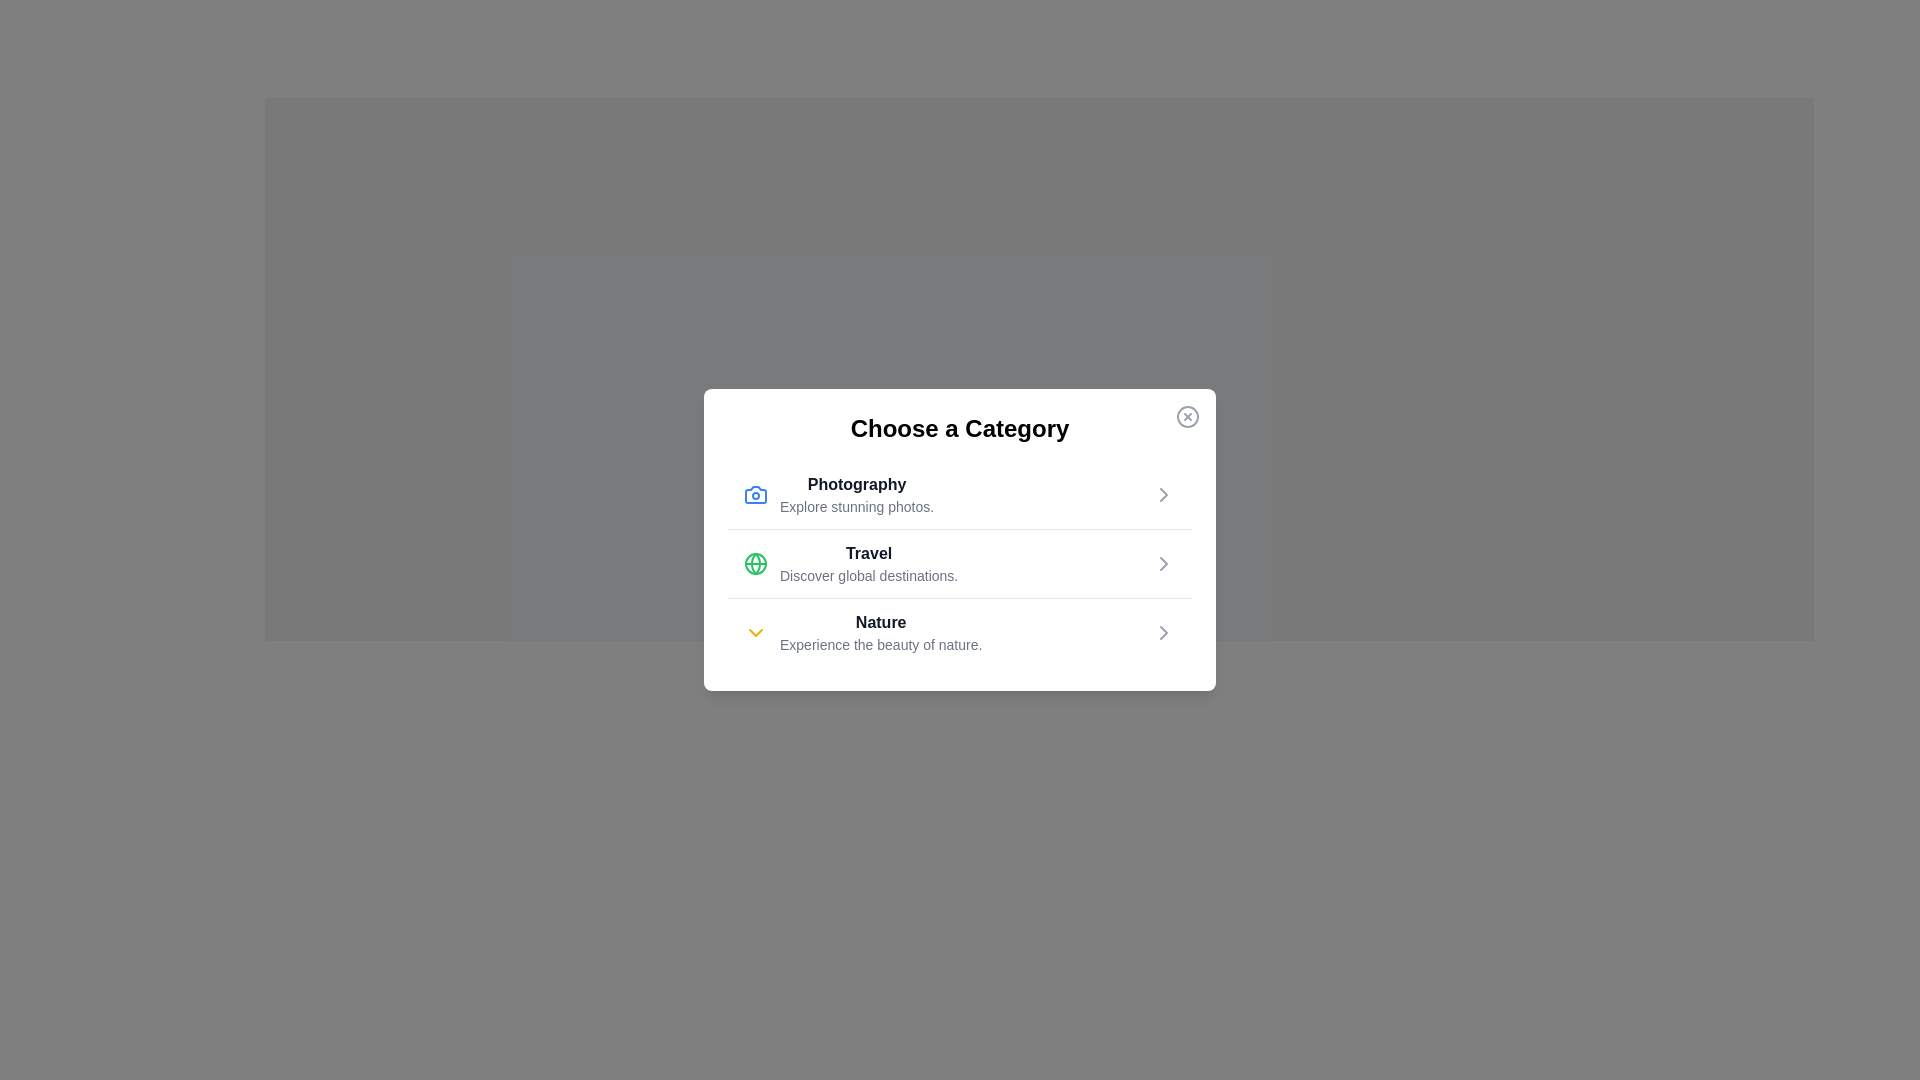 Image resolution: width=1920 pixels, height=1080 pixels. Describe the element at coordinates (857, 494) in the screenshot. I see `the text group featuring 'Photography' and 'Explore stunning photos.' located in the first position of the vertically stacked list in the modal` at that location.